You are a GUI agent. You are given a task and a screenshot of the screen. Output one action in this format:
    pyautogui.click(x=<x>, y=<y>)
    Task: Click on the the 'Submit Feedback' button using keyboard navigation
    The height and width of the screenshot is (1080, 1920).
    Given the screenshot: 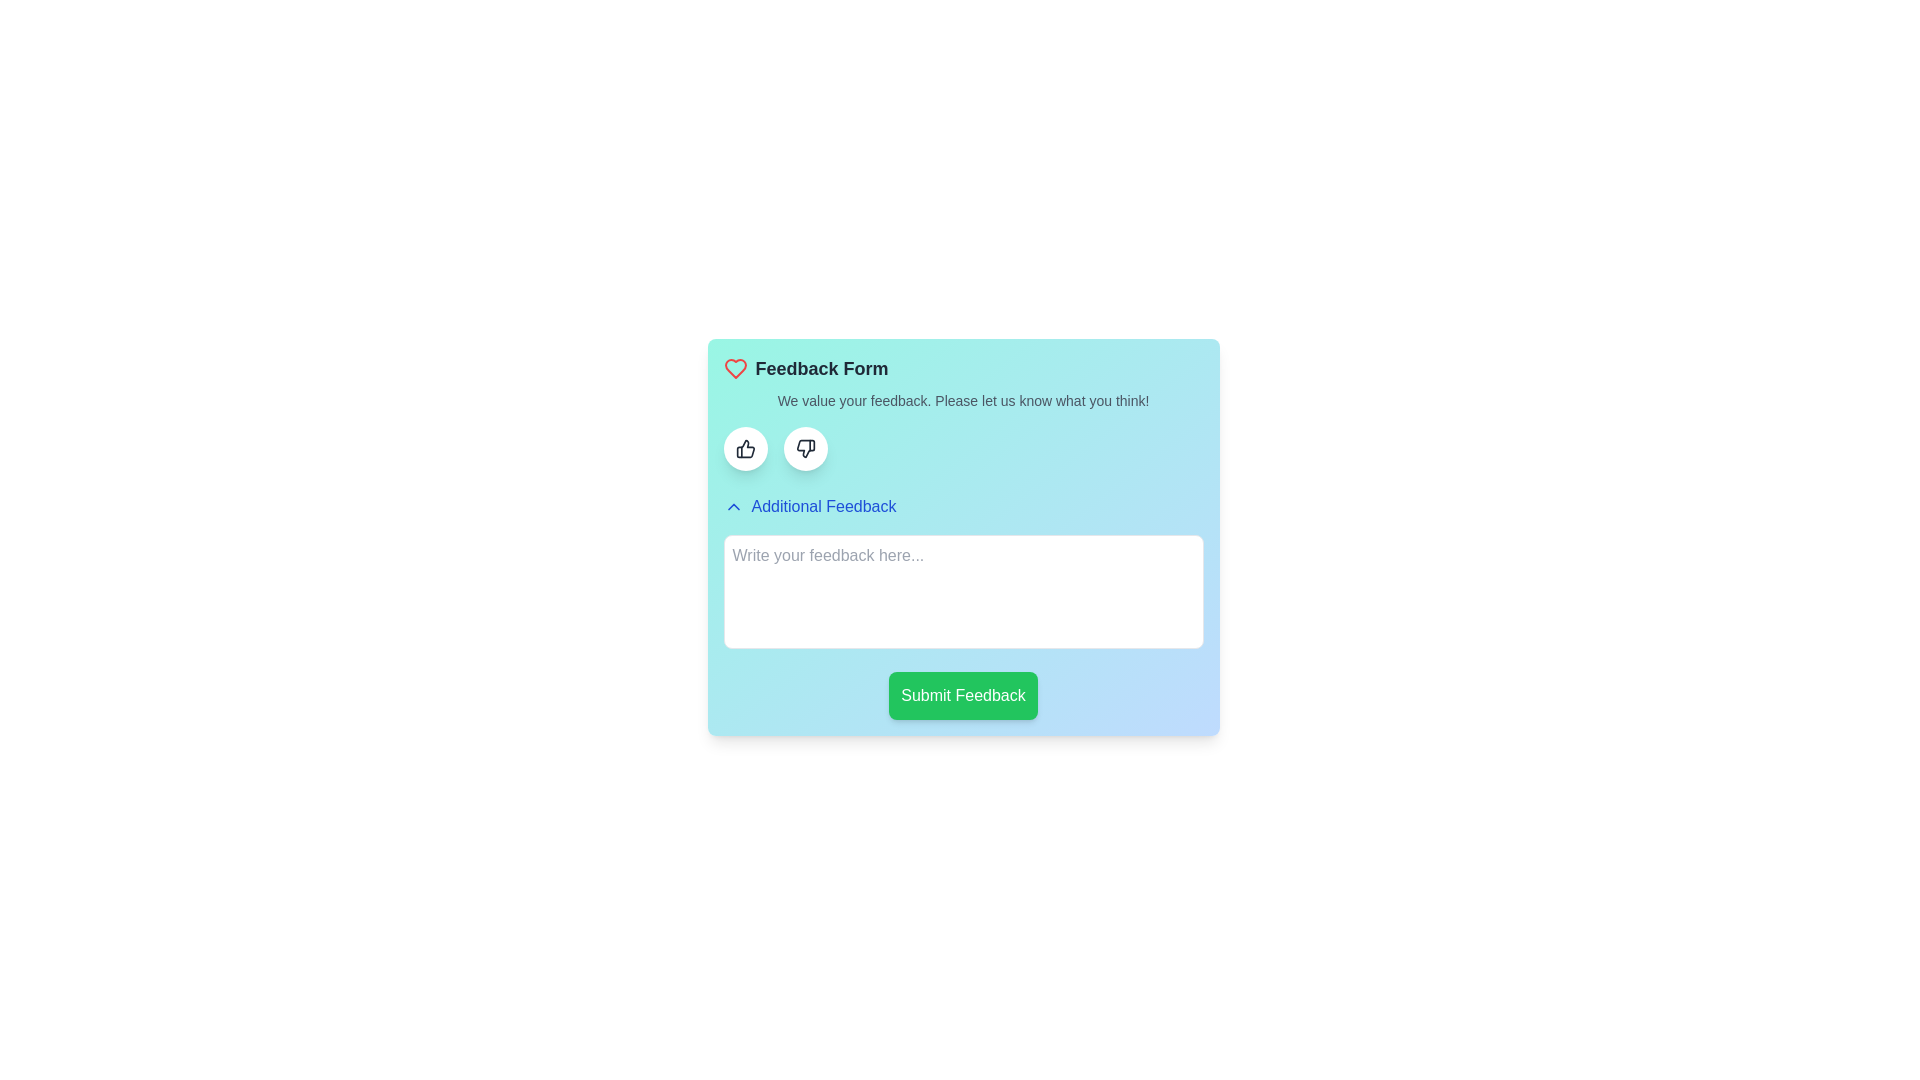 What is the action you would take?
    pyautogui.click(x=963, y=694)
    